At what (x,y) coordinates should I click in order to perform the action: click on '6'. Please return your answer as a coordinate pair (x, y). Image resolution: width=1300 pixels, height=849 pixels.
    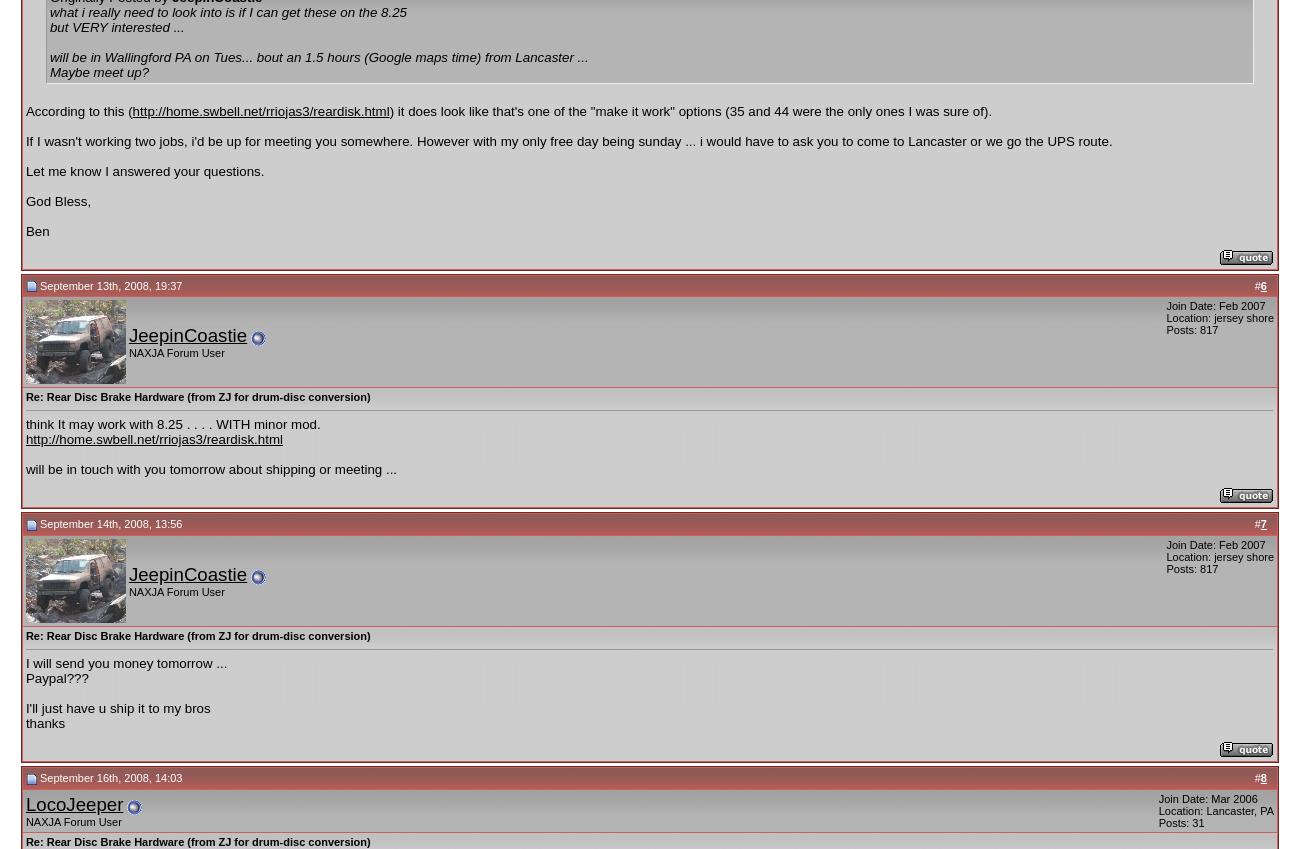
    Looking at the image, I should click on (1262, 284).